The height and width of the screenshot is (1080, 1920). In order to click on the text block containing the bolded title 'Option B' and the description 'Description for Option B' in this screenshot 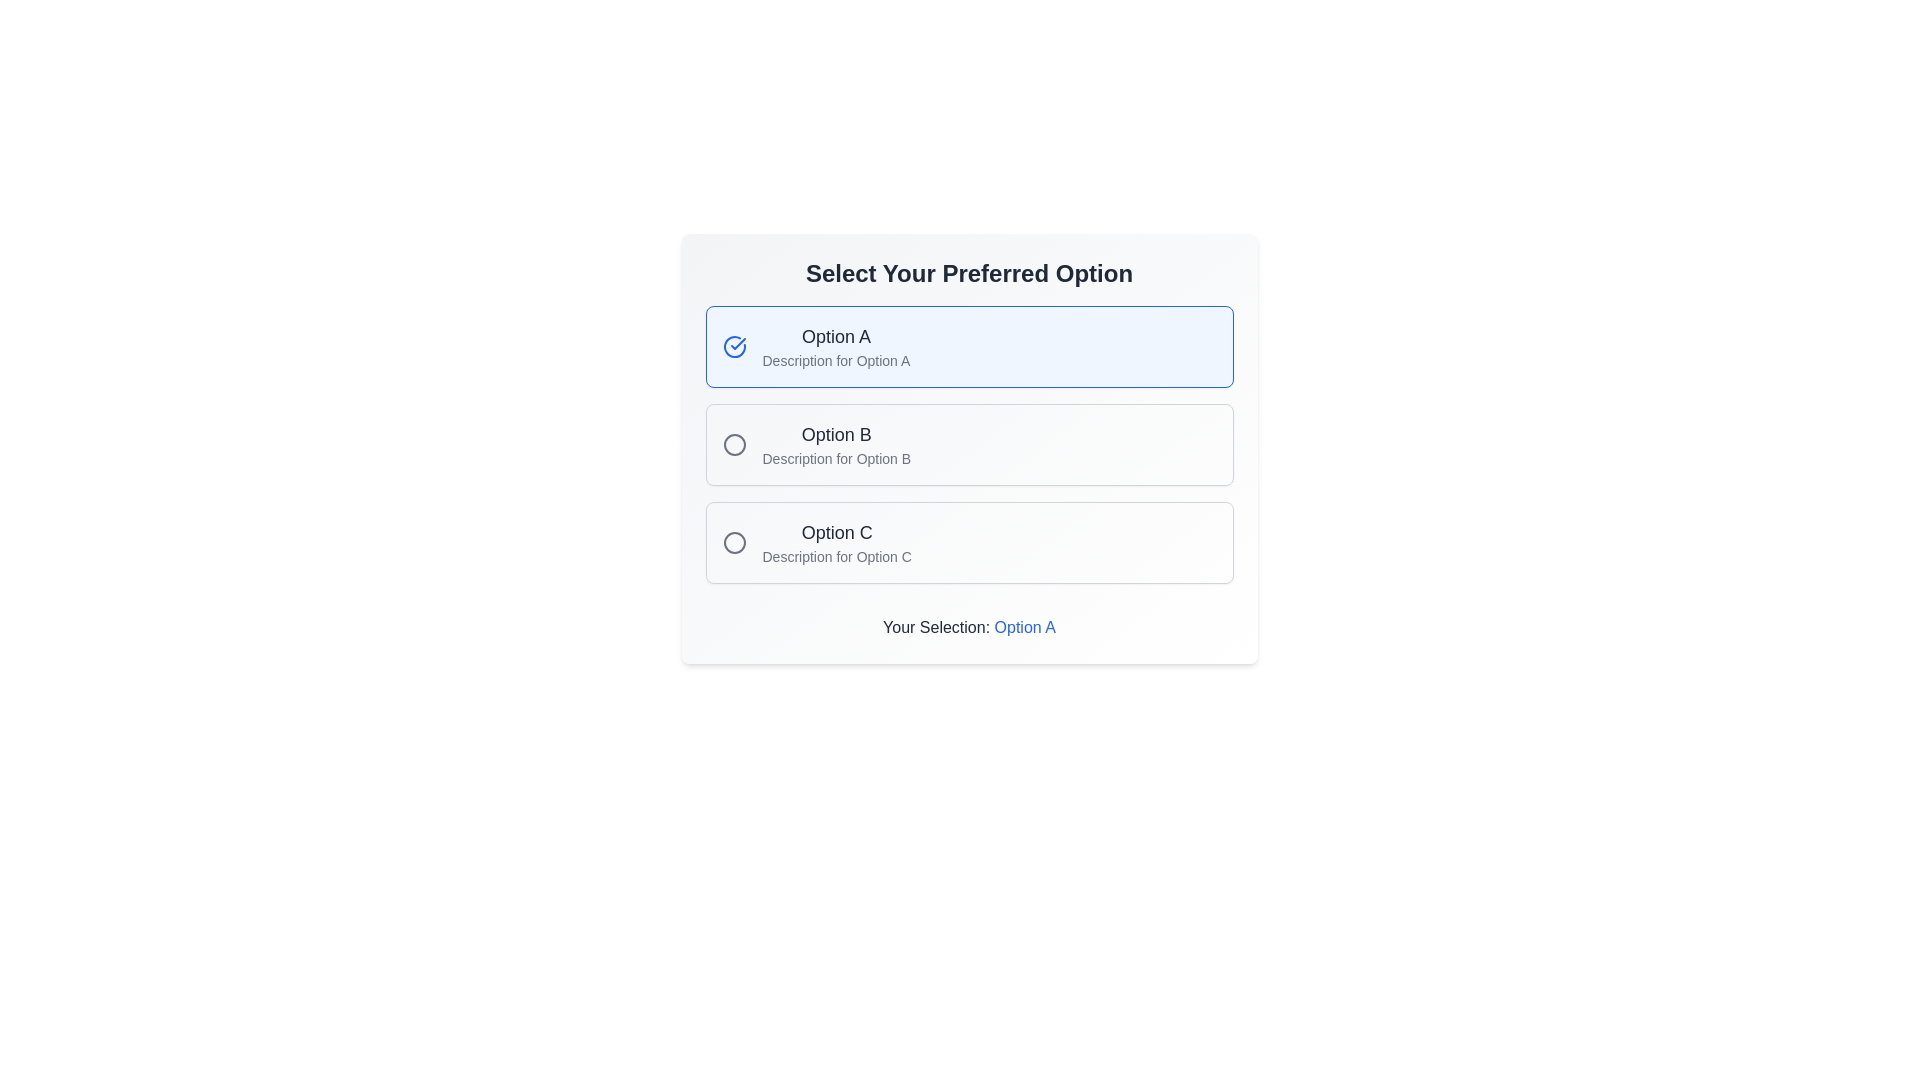, I will do `click(836, 443)`.